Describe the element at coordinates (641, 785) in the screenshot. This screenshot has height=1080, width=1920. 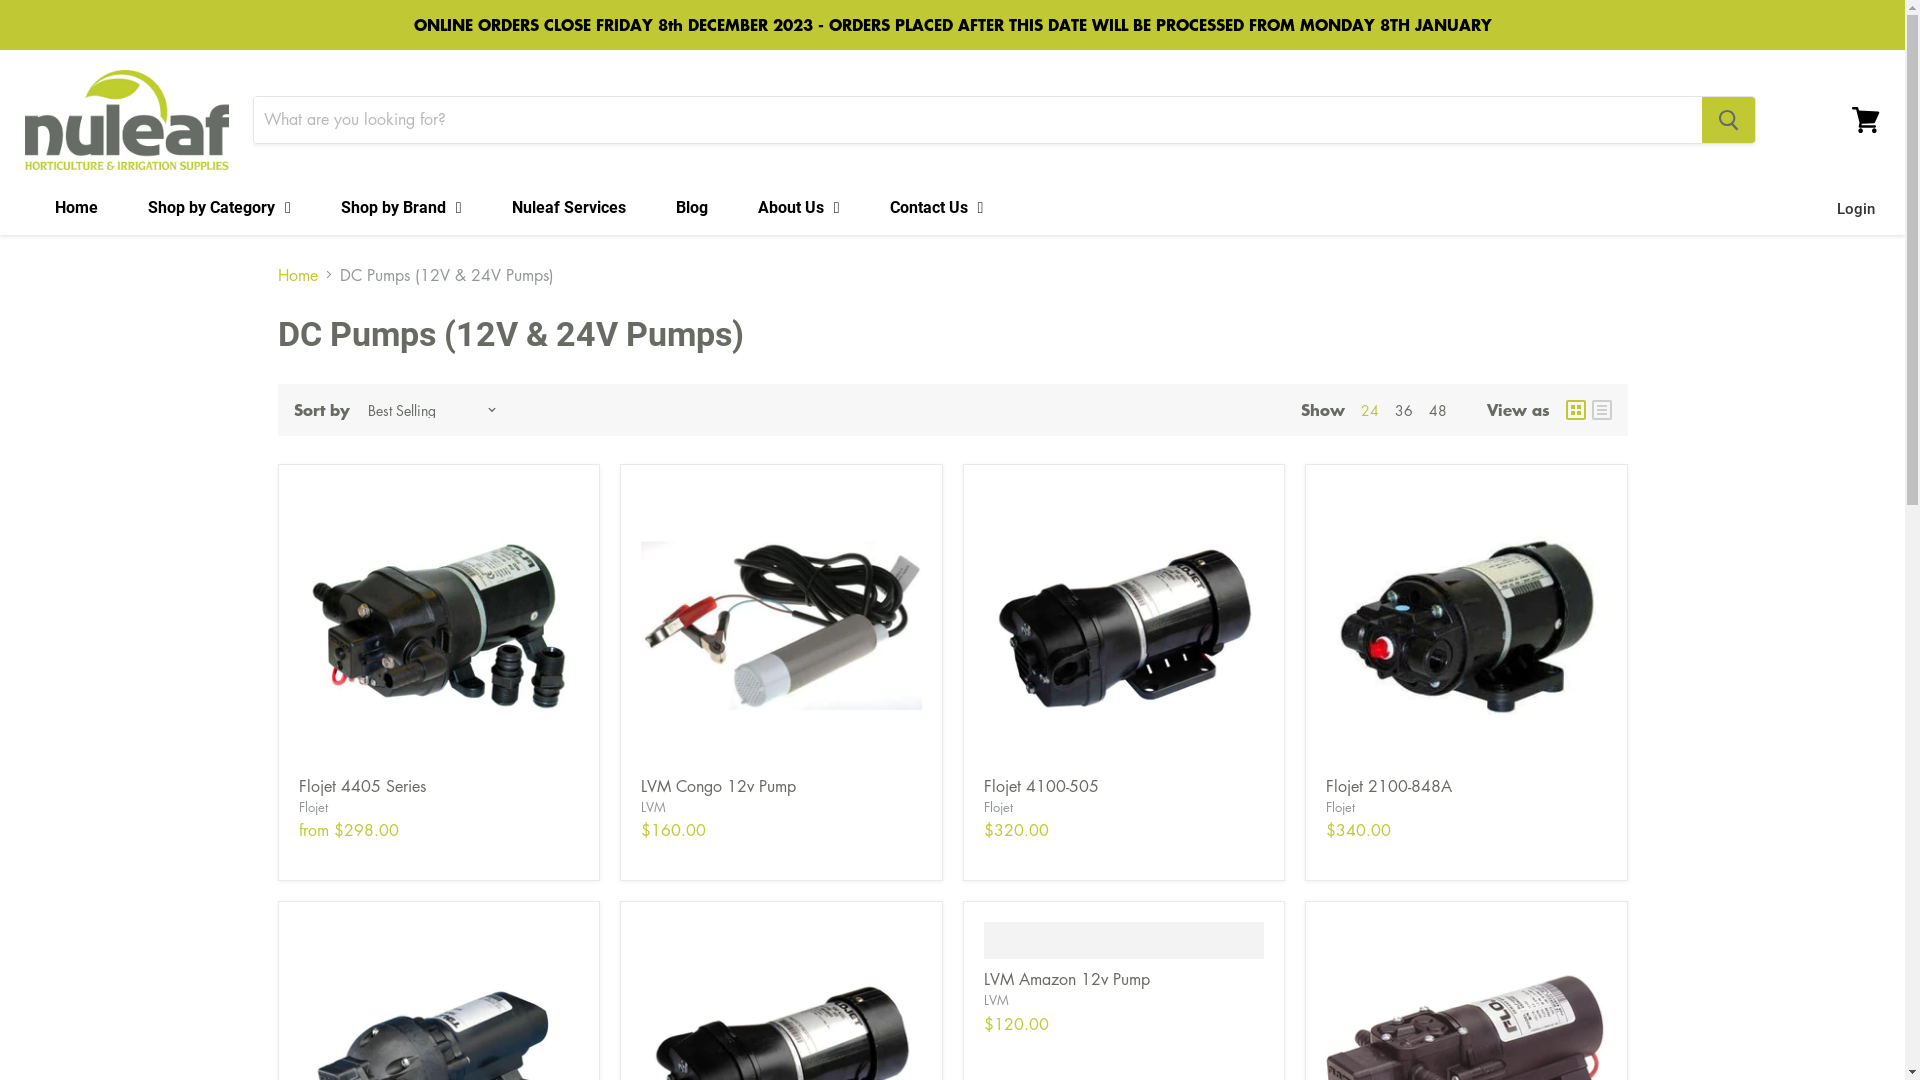
I see `'LVM Congo 12v Pump'` at that location.